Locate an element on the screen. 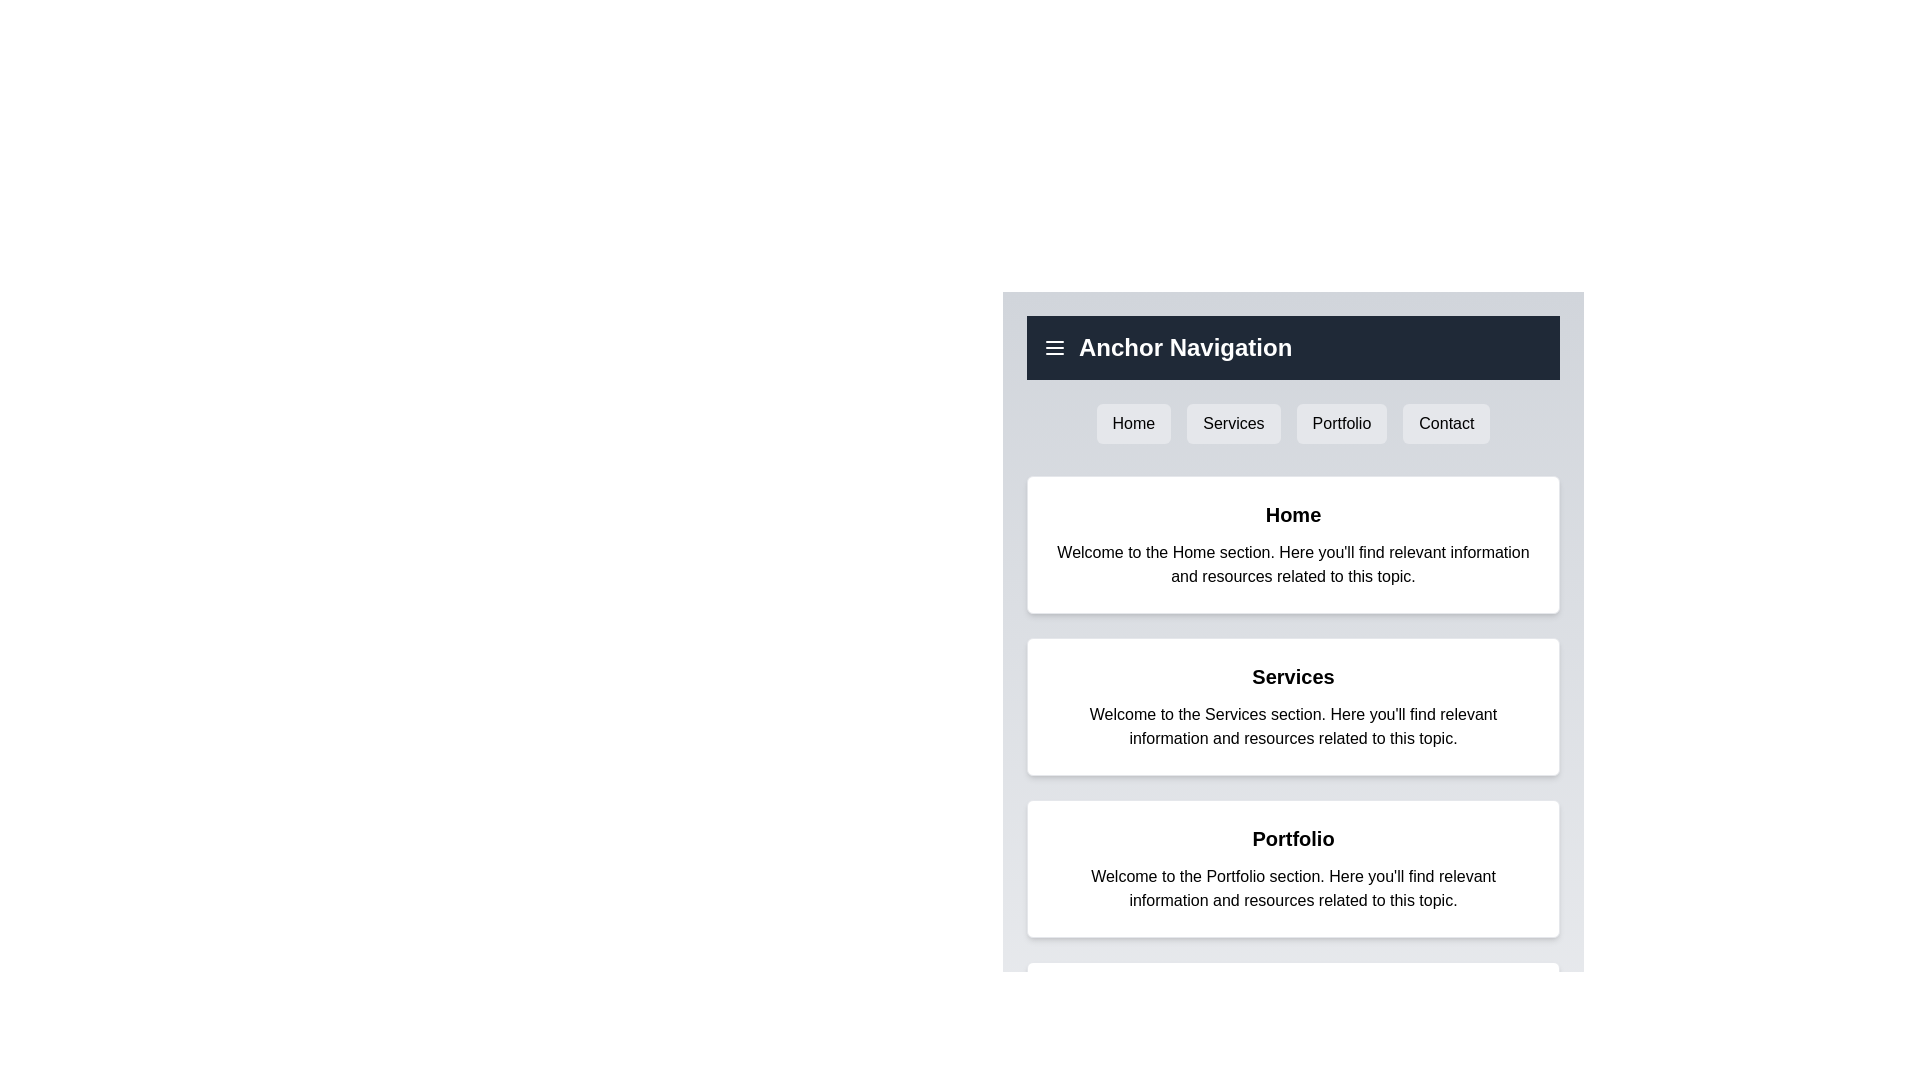 Image resolution: width=1920 pixels, height=1080 pixels. the navigational button on the far right of the horizontal menu bar to move to the Contact section of the website is located at coordinates (1446, 423).